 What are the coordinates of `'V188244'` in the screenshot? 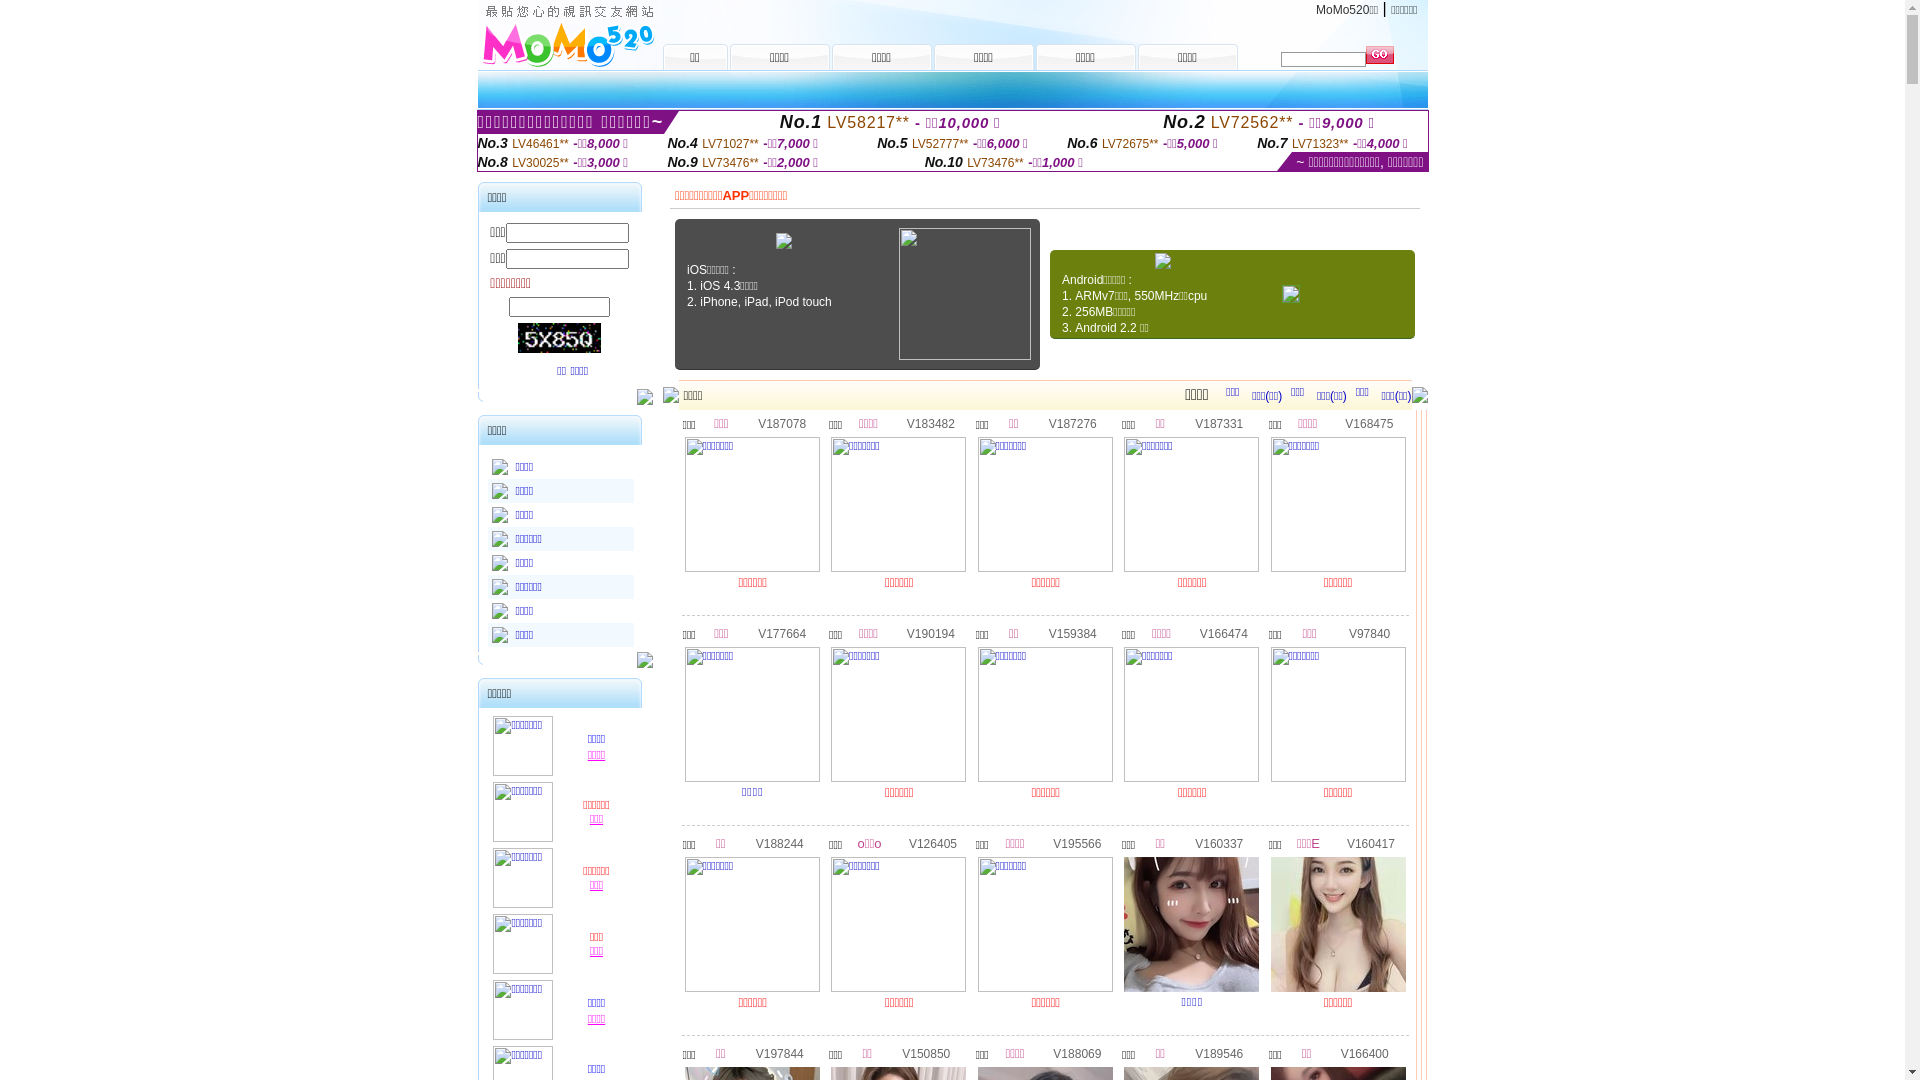 It's located at (778, 843).